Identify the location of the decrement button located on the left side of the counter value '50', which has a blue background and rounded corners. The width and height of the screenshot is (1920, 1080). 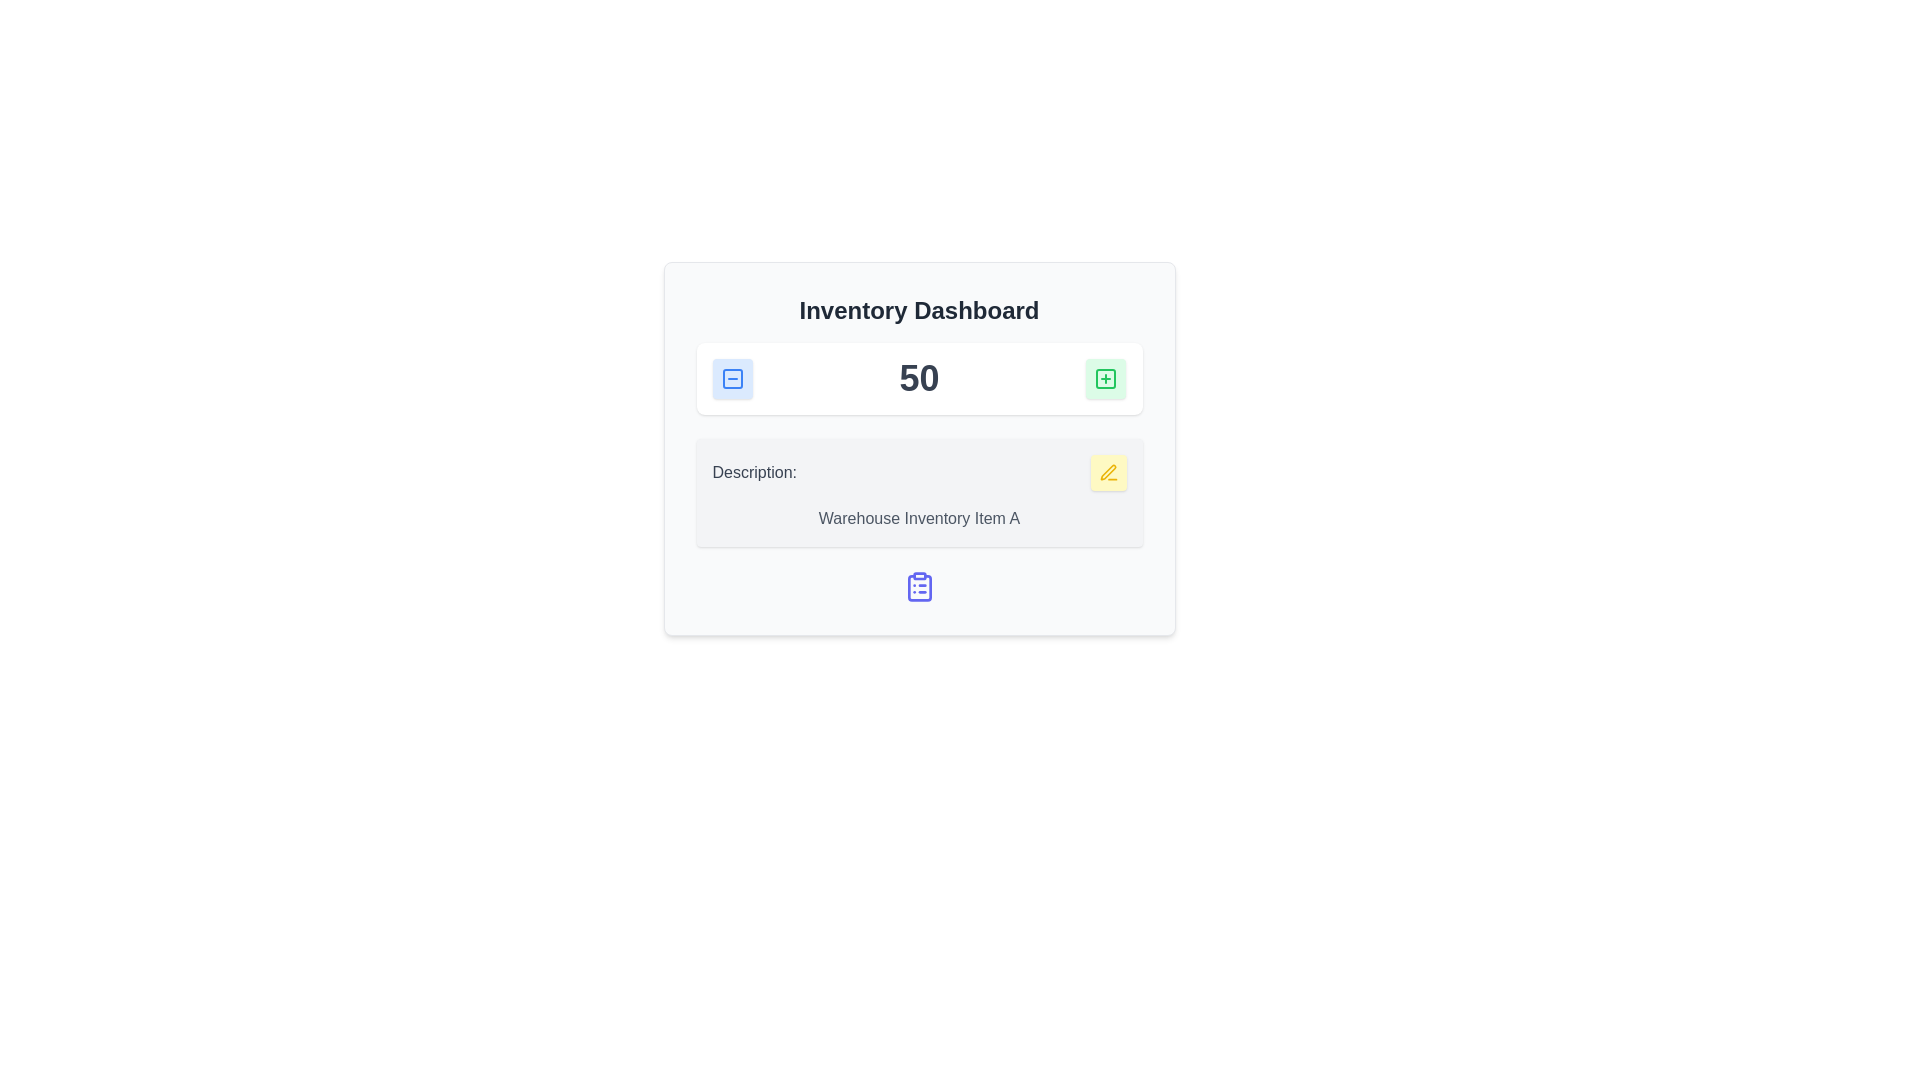
(731, 378).